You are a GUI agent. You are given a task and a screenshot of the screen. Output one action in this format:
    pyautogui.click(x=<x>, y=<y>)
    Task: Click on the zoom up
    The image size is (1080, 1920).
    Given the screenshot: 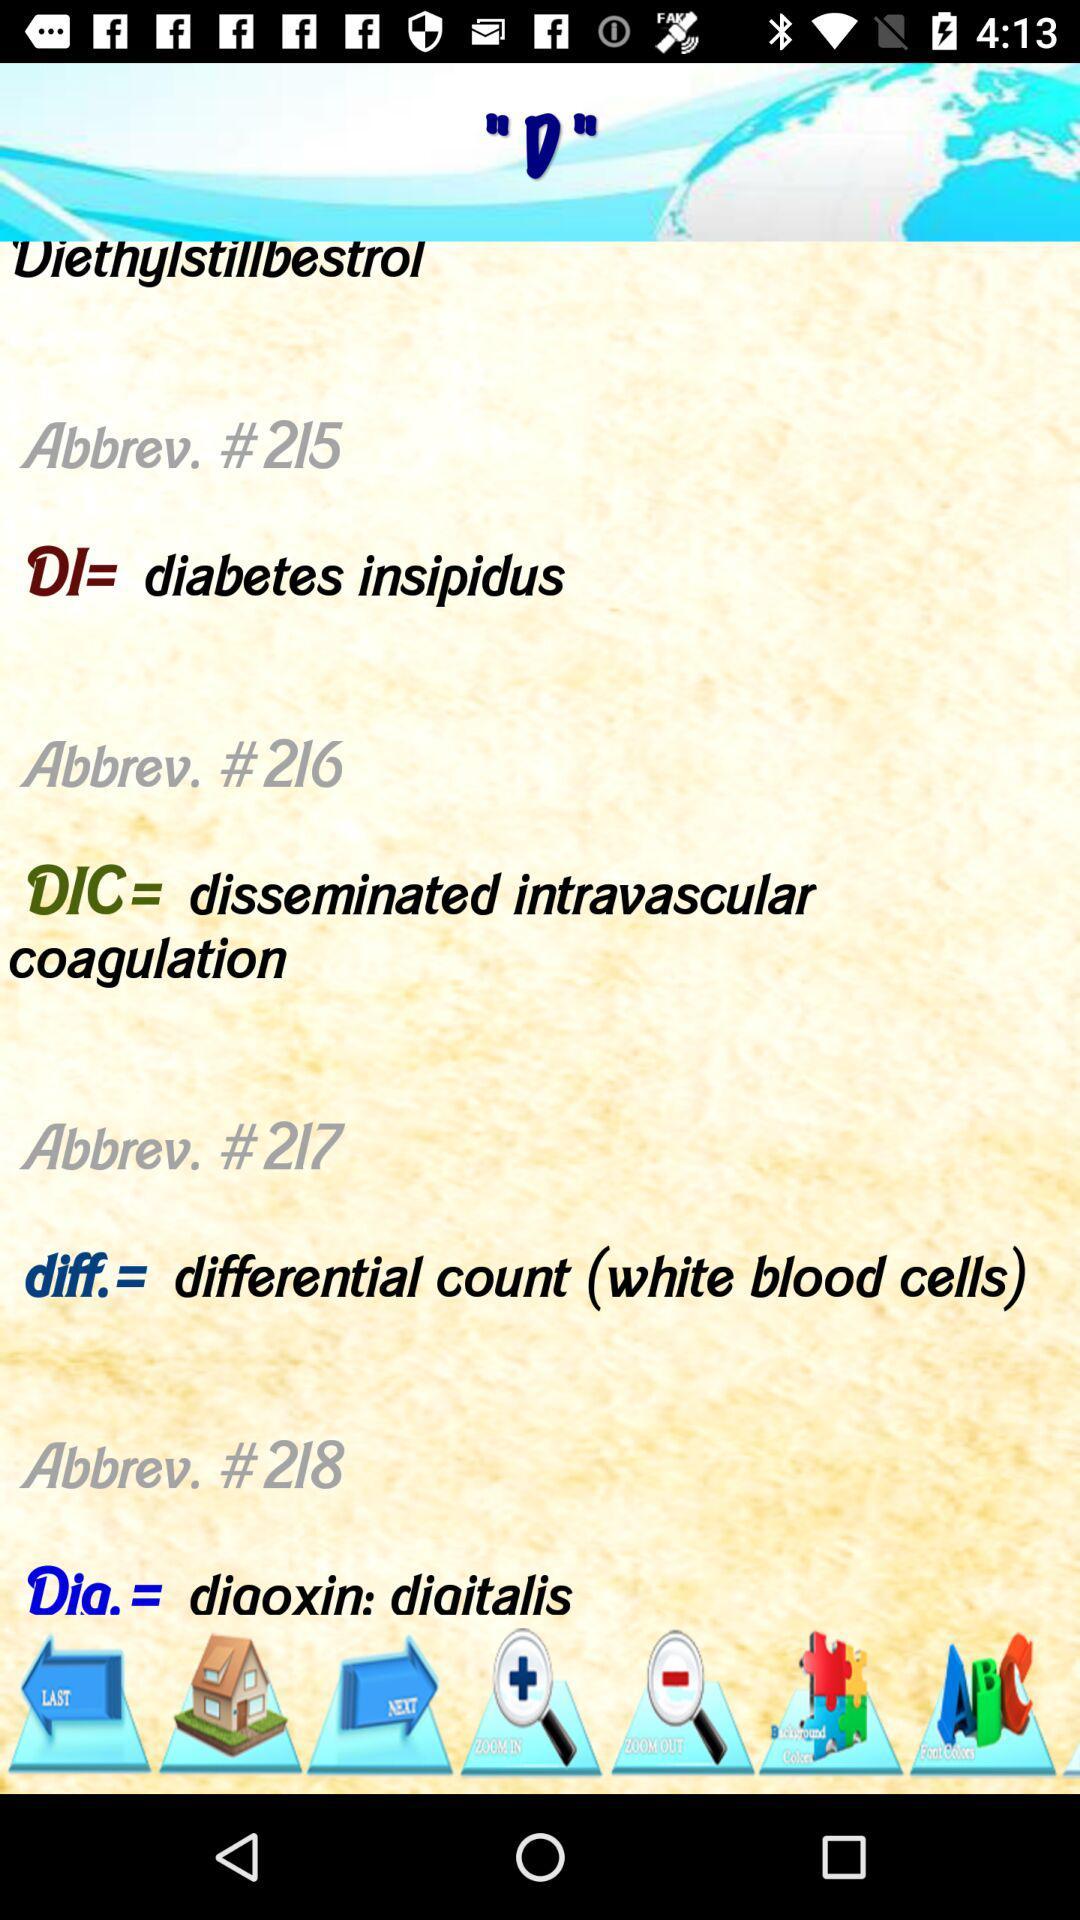 What is the action you would take?
    pyautogui.click(x=529, y=1702)
    